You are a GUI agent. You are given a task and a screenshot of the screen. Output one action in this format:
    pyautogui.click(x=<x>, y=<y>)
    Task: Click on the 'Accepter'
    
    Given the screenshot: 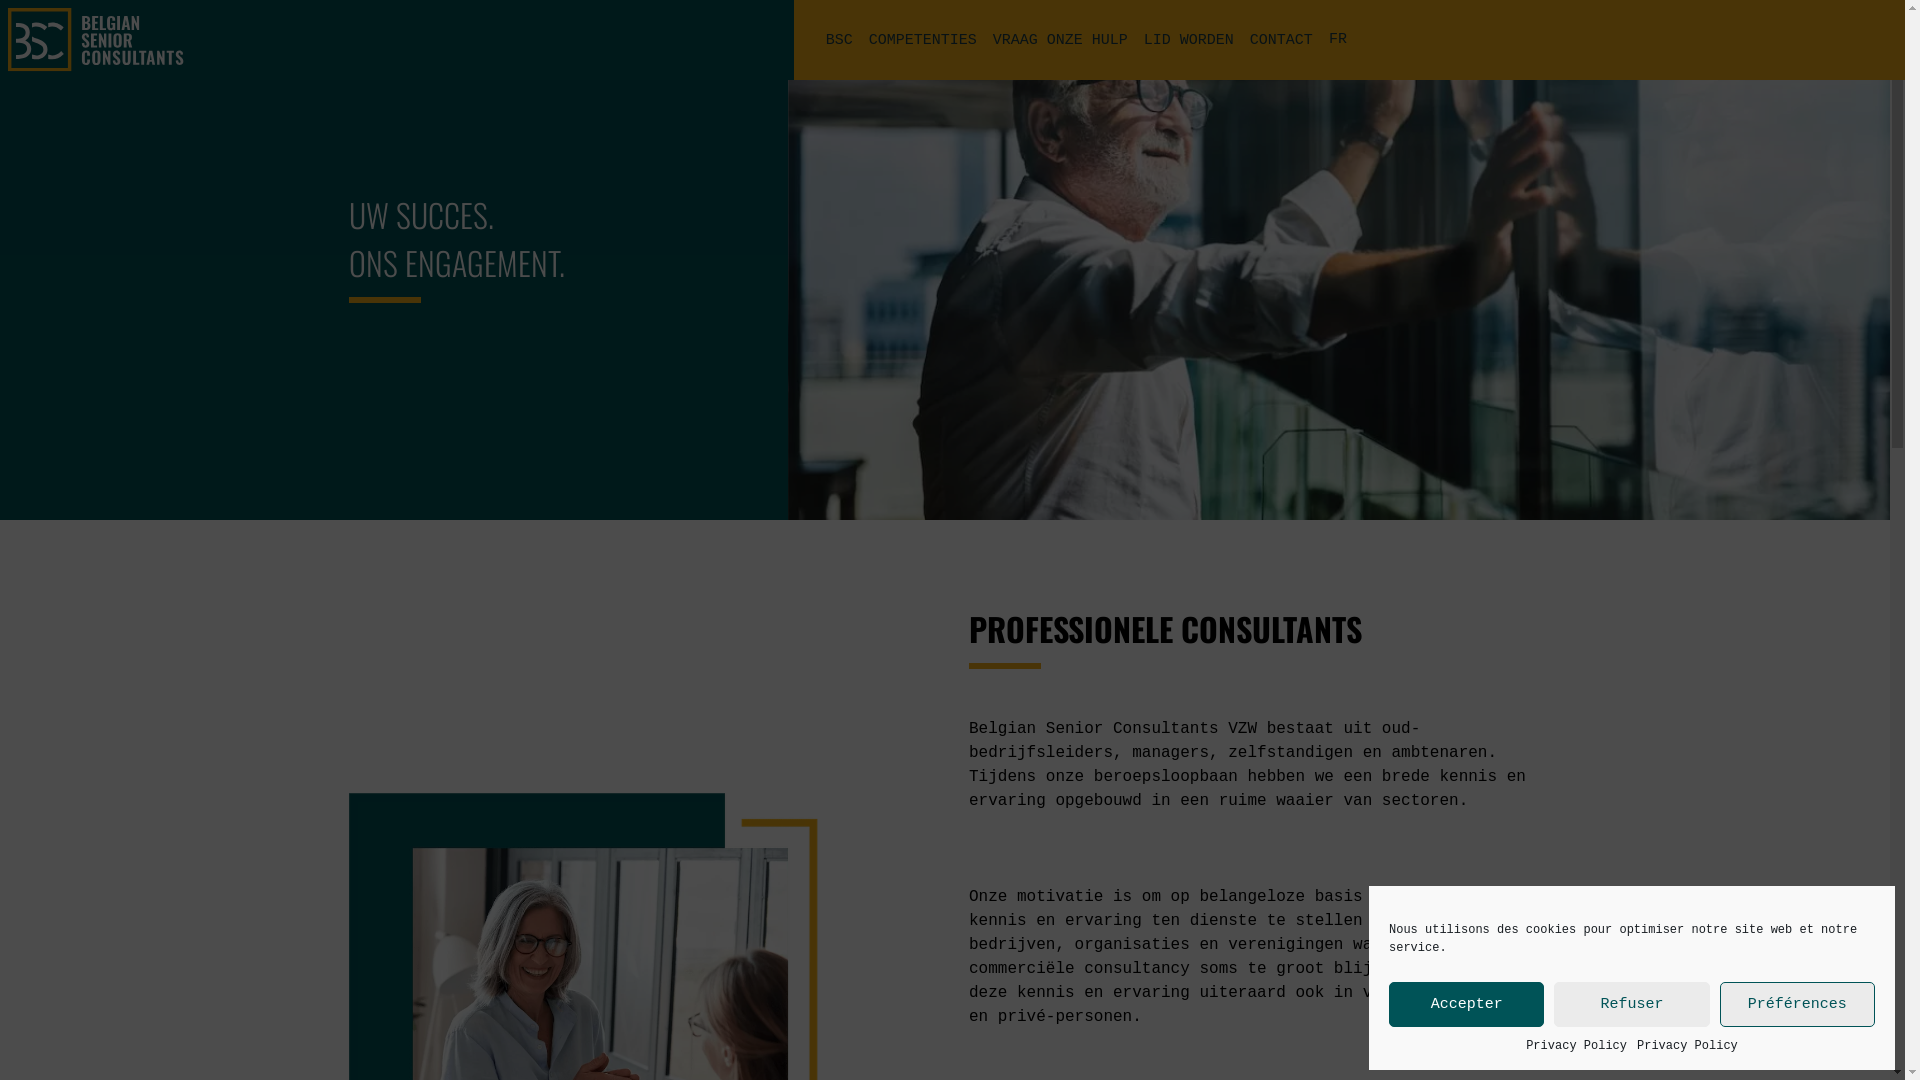 What is the action you would take?
    pyautogui.click(x=1466, y=1004)
    